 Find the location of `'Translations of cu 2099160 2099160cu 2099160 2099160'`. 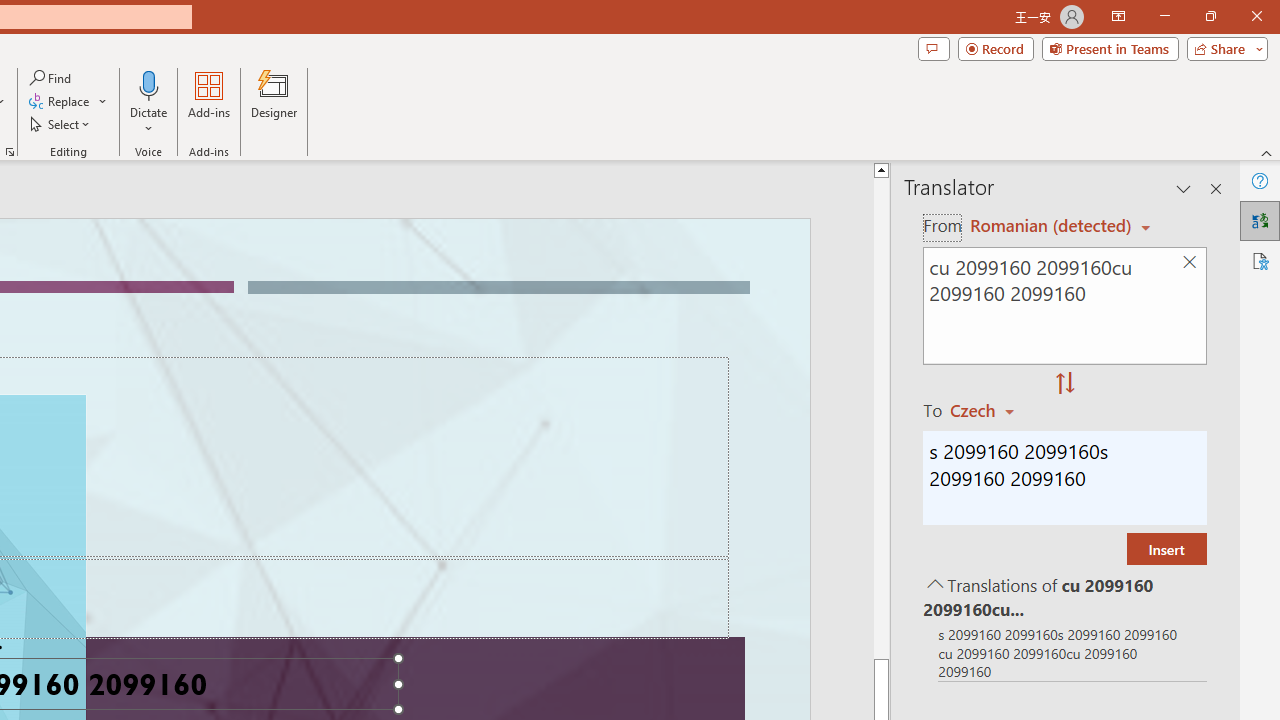

'Translations of cu 2099160 2099160cu 2099160 2099160' is located at coordinates (1063, 595).